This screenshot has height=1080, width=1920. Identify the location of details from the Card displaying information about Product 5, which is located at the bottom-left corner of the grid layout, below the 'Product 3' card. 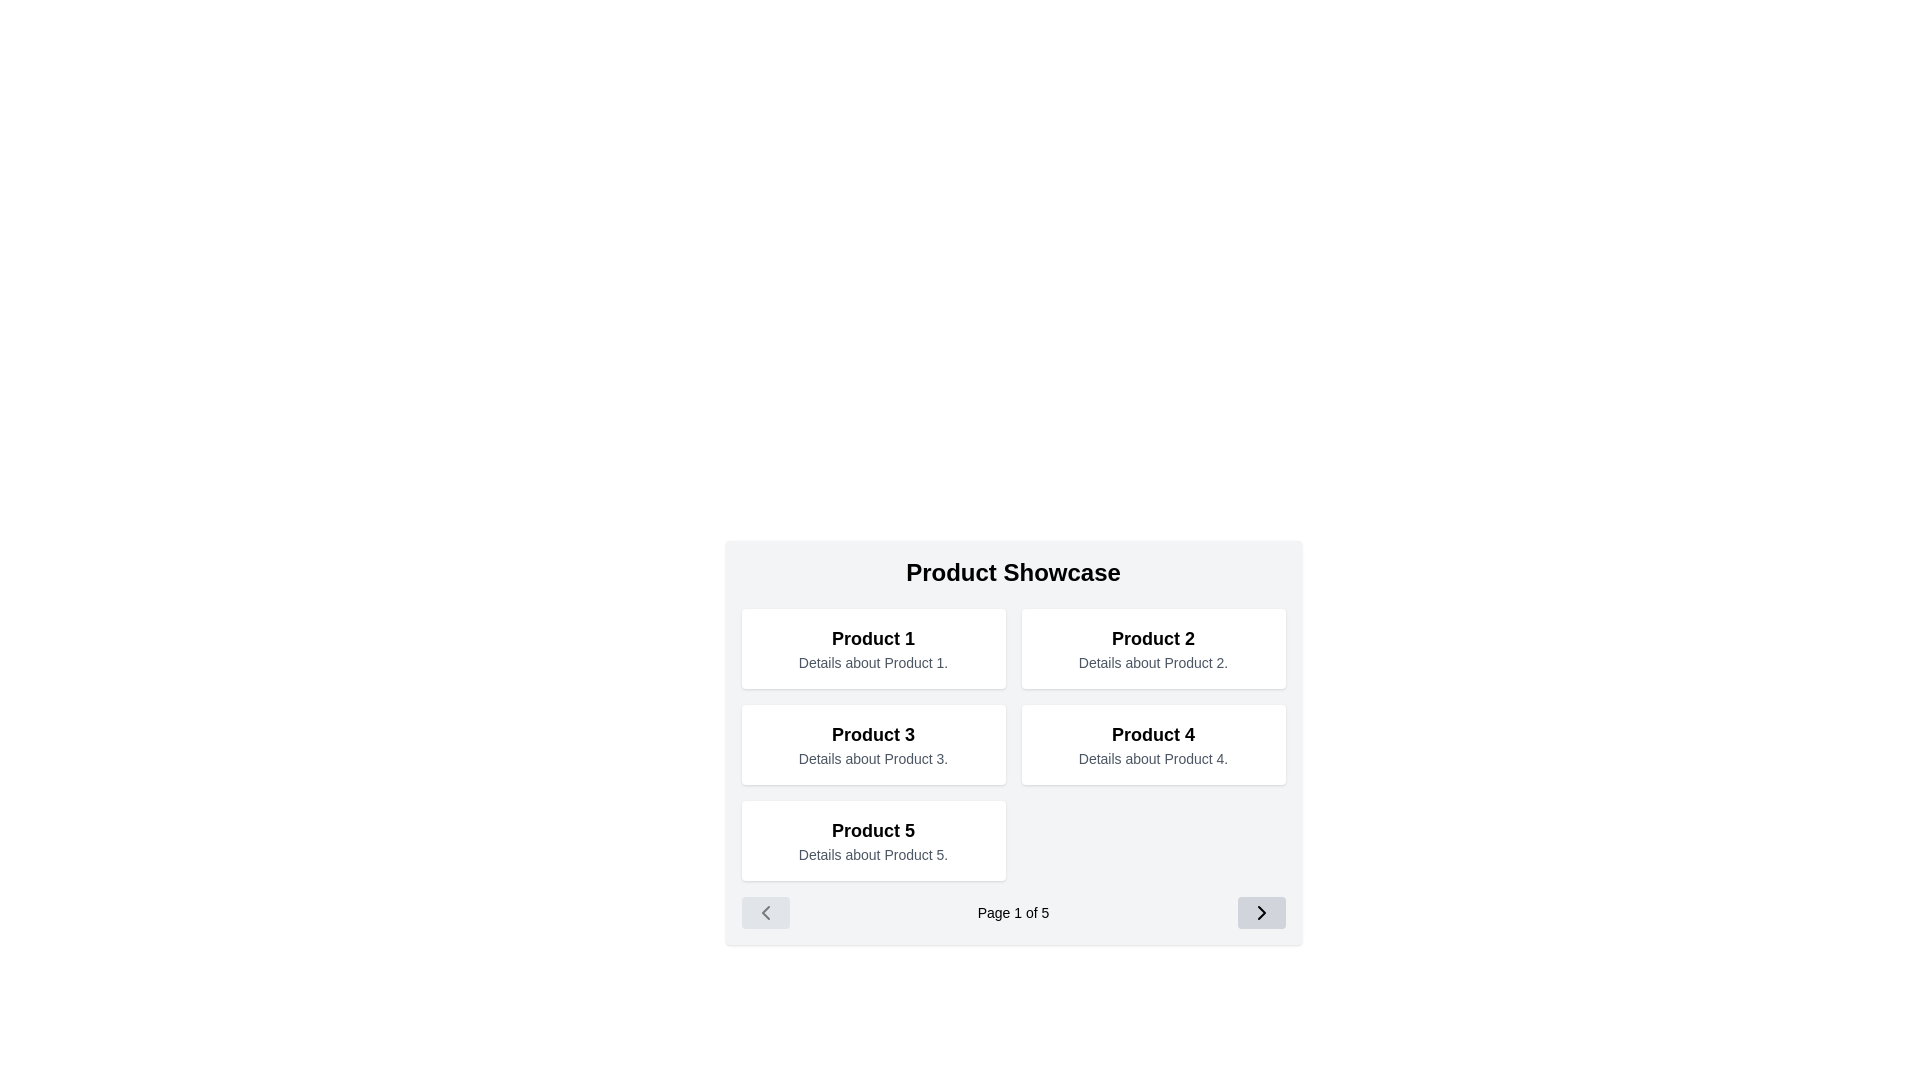
(873, 840).